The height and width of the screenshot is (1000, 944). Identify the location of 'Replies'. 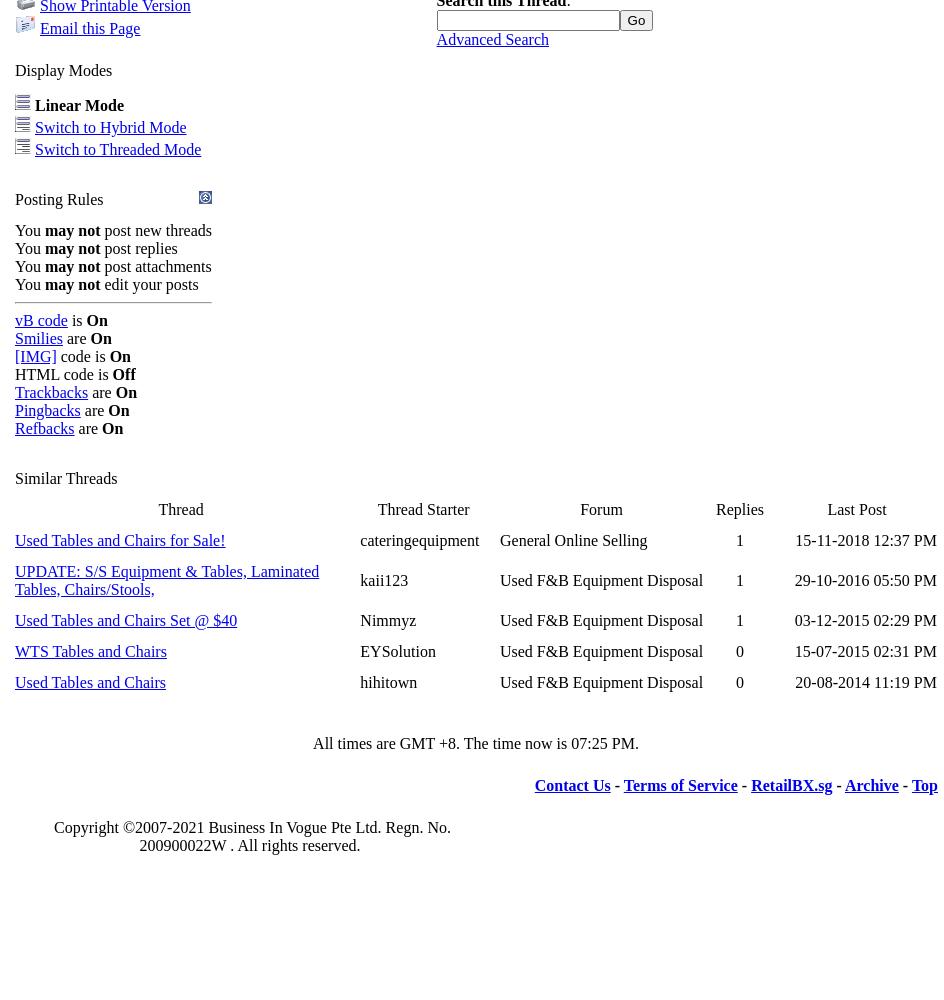
(740, 508).